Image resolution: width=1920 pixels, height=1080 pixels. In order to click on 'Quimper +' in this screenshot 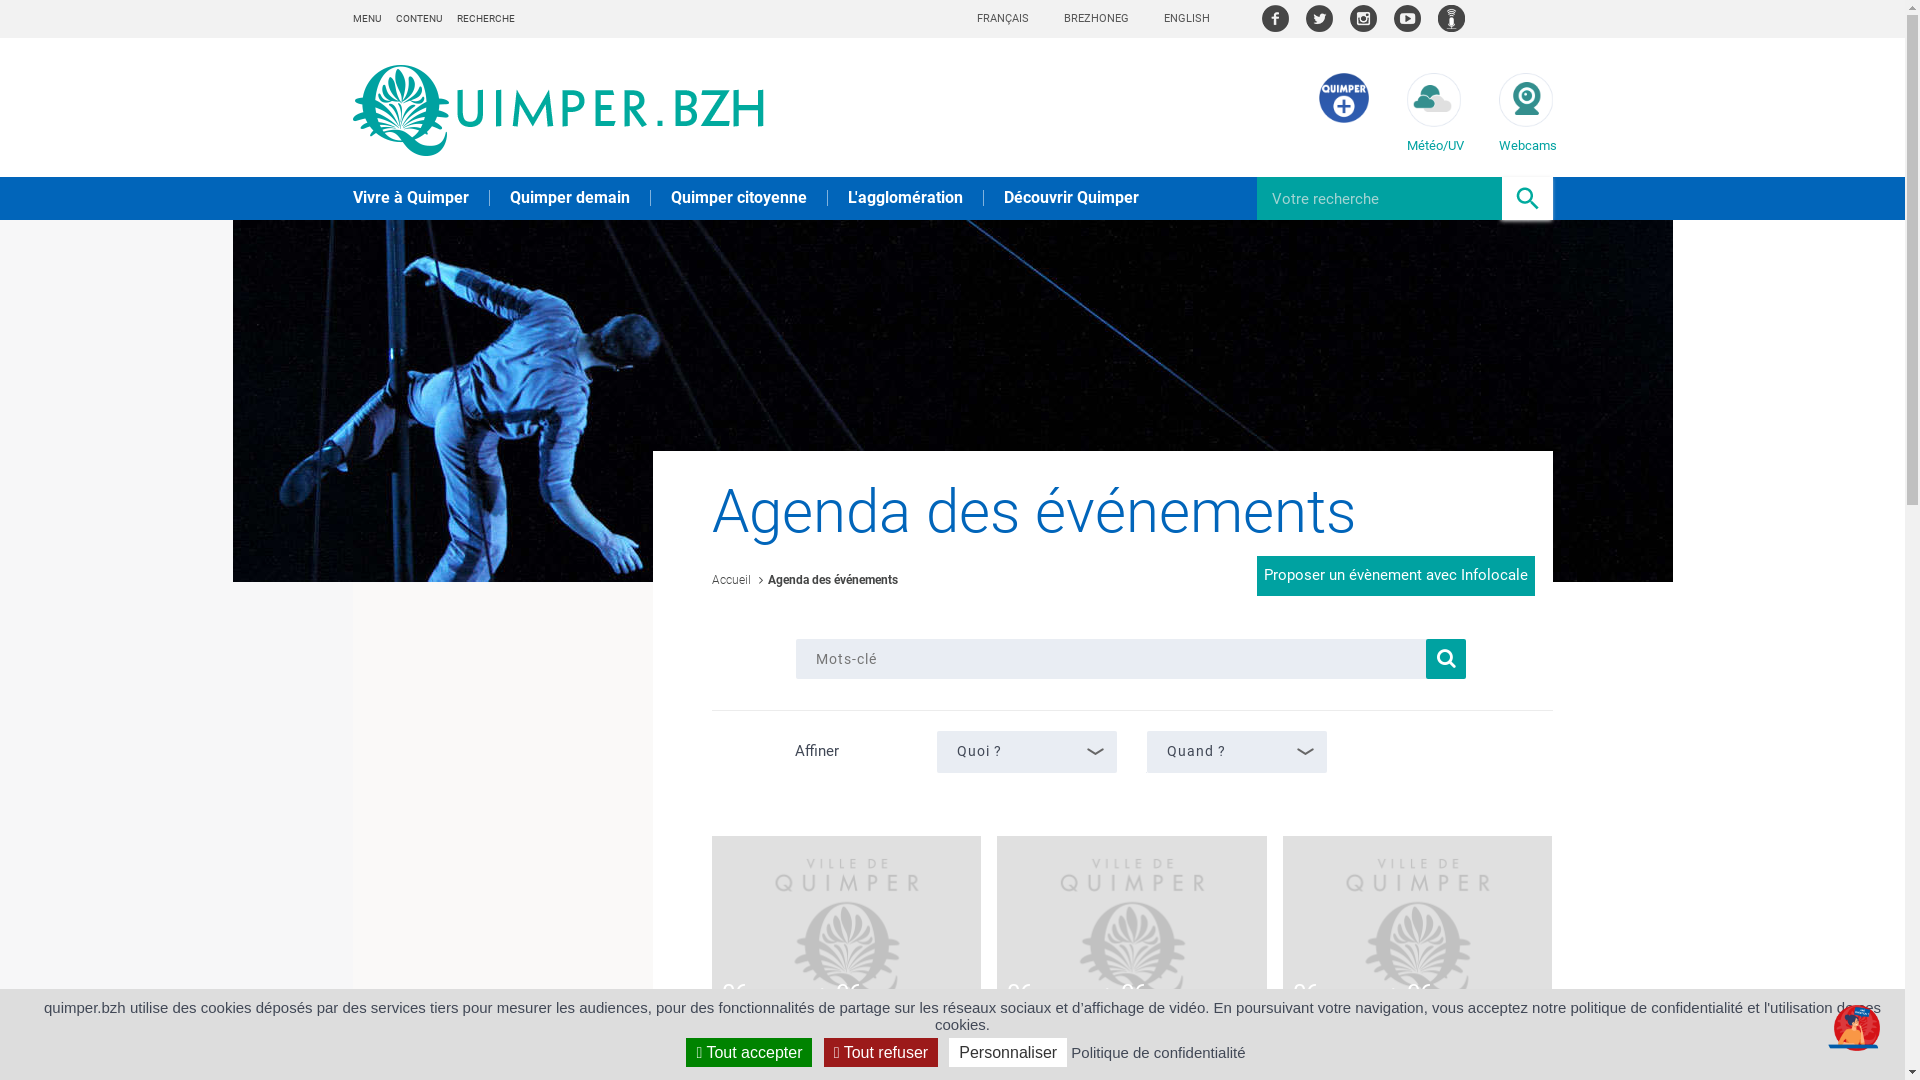, I will do `click(1343, 118)`.